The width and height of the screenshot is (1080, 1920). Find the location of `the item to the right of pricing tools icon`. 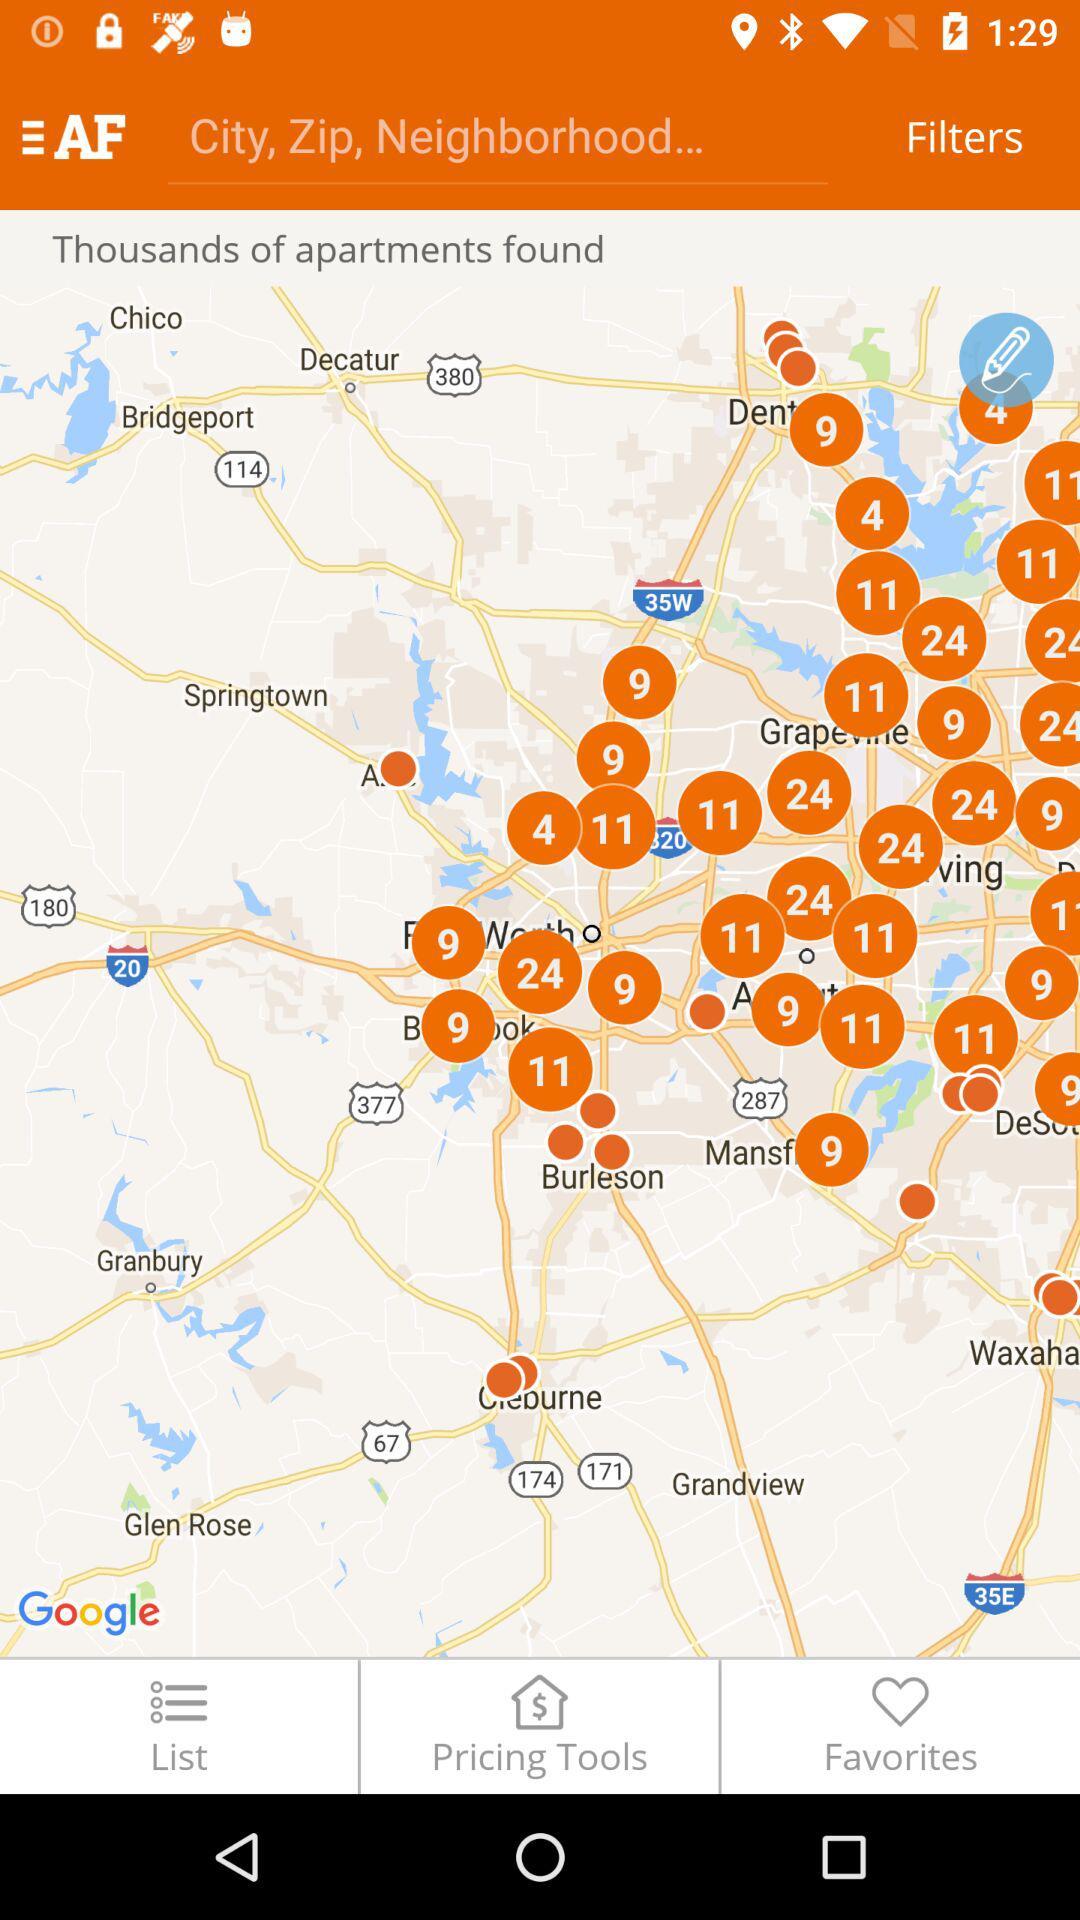

the item to the right of pricing tools icon is located at coordinates (900, 1725).